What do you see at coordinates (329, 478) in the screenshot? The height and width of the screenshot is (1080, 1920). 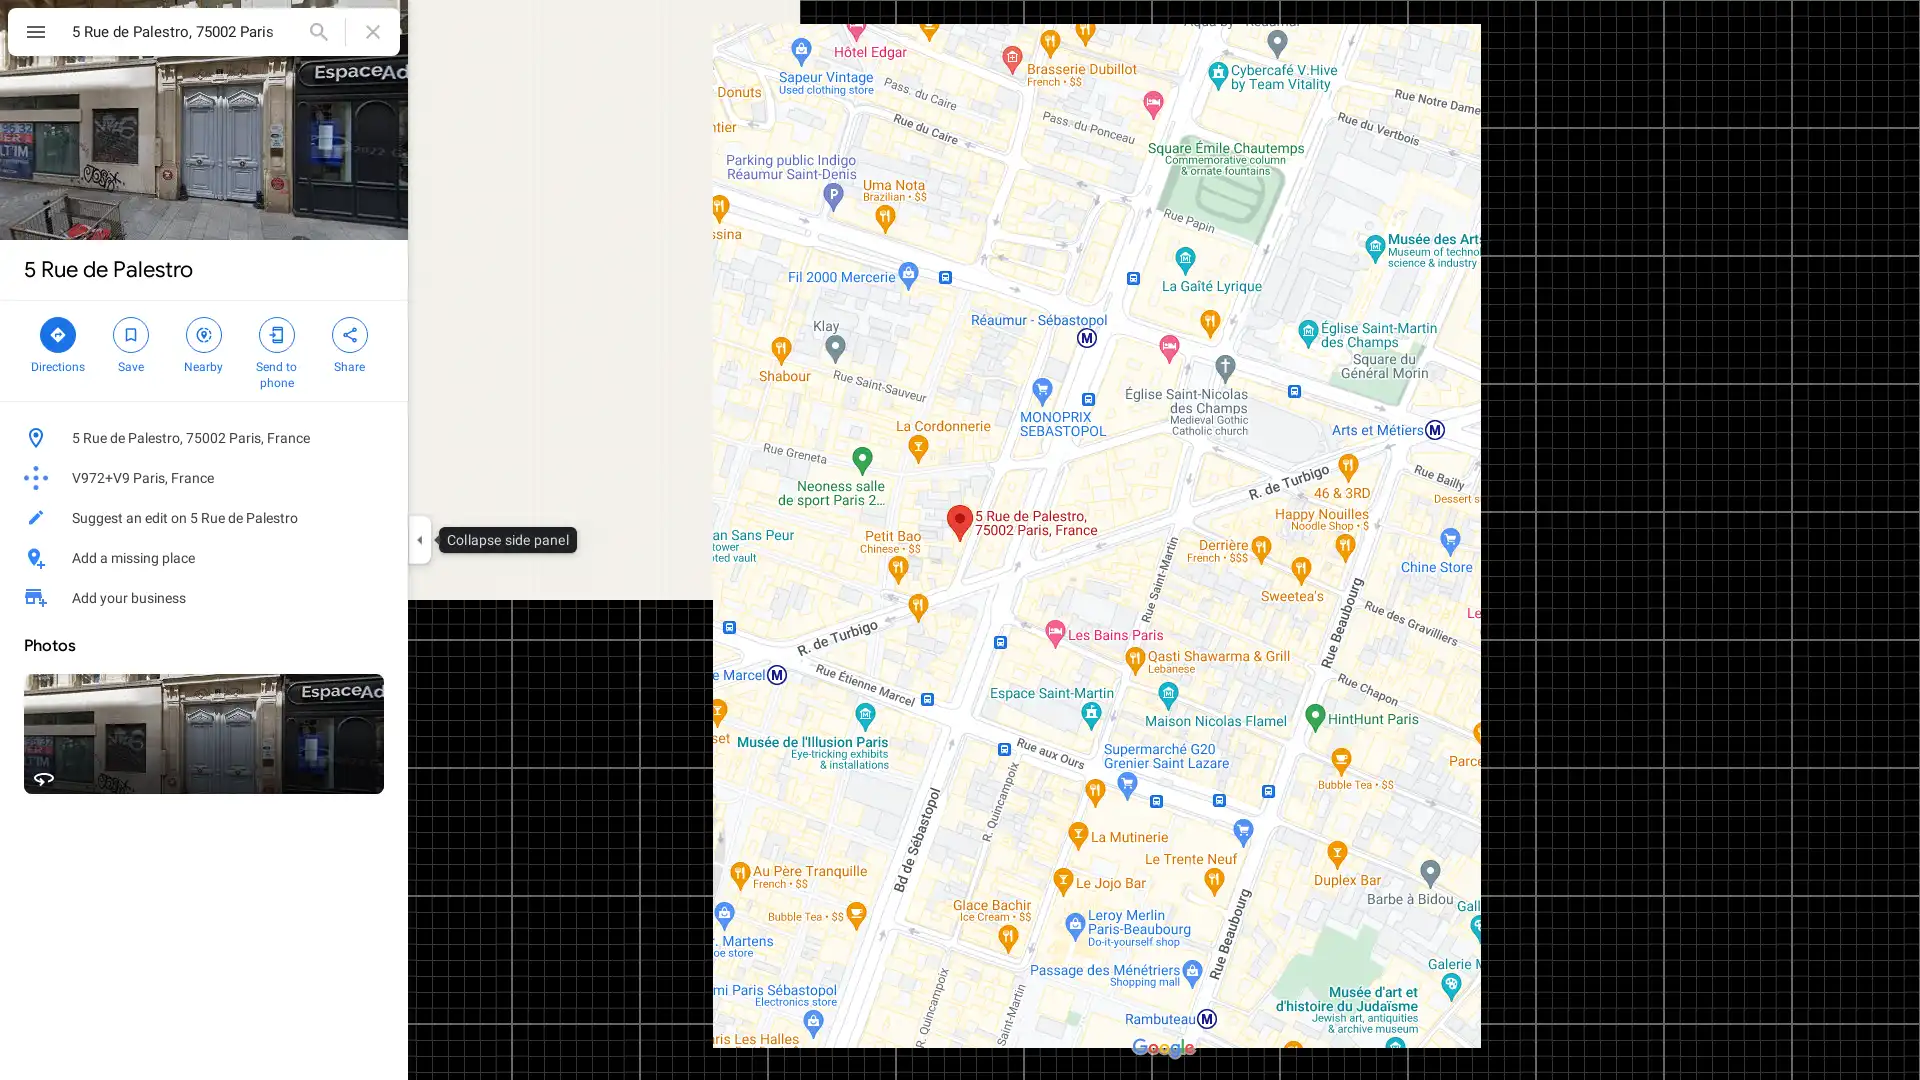 I see `Copy plus code` at bounding box center [329, 478].